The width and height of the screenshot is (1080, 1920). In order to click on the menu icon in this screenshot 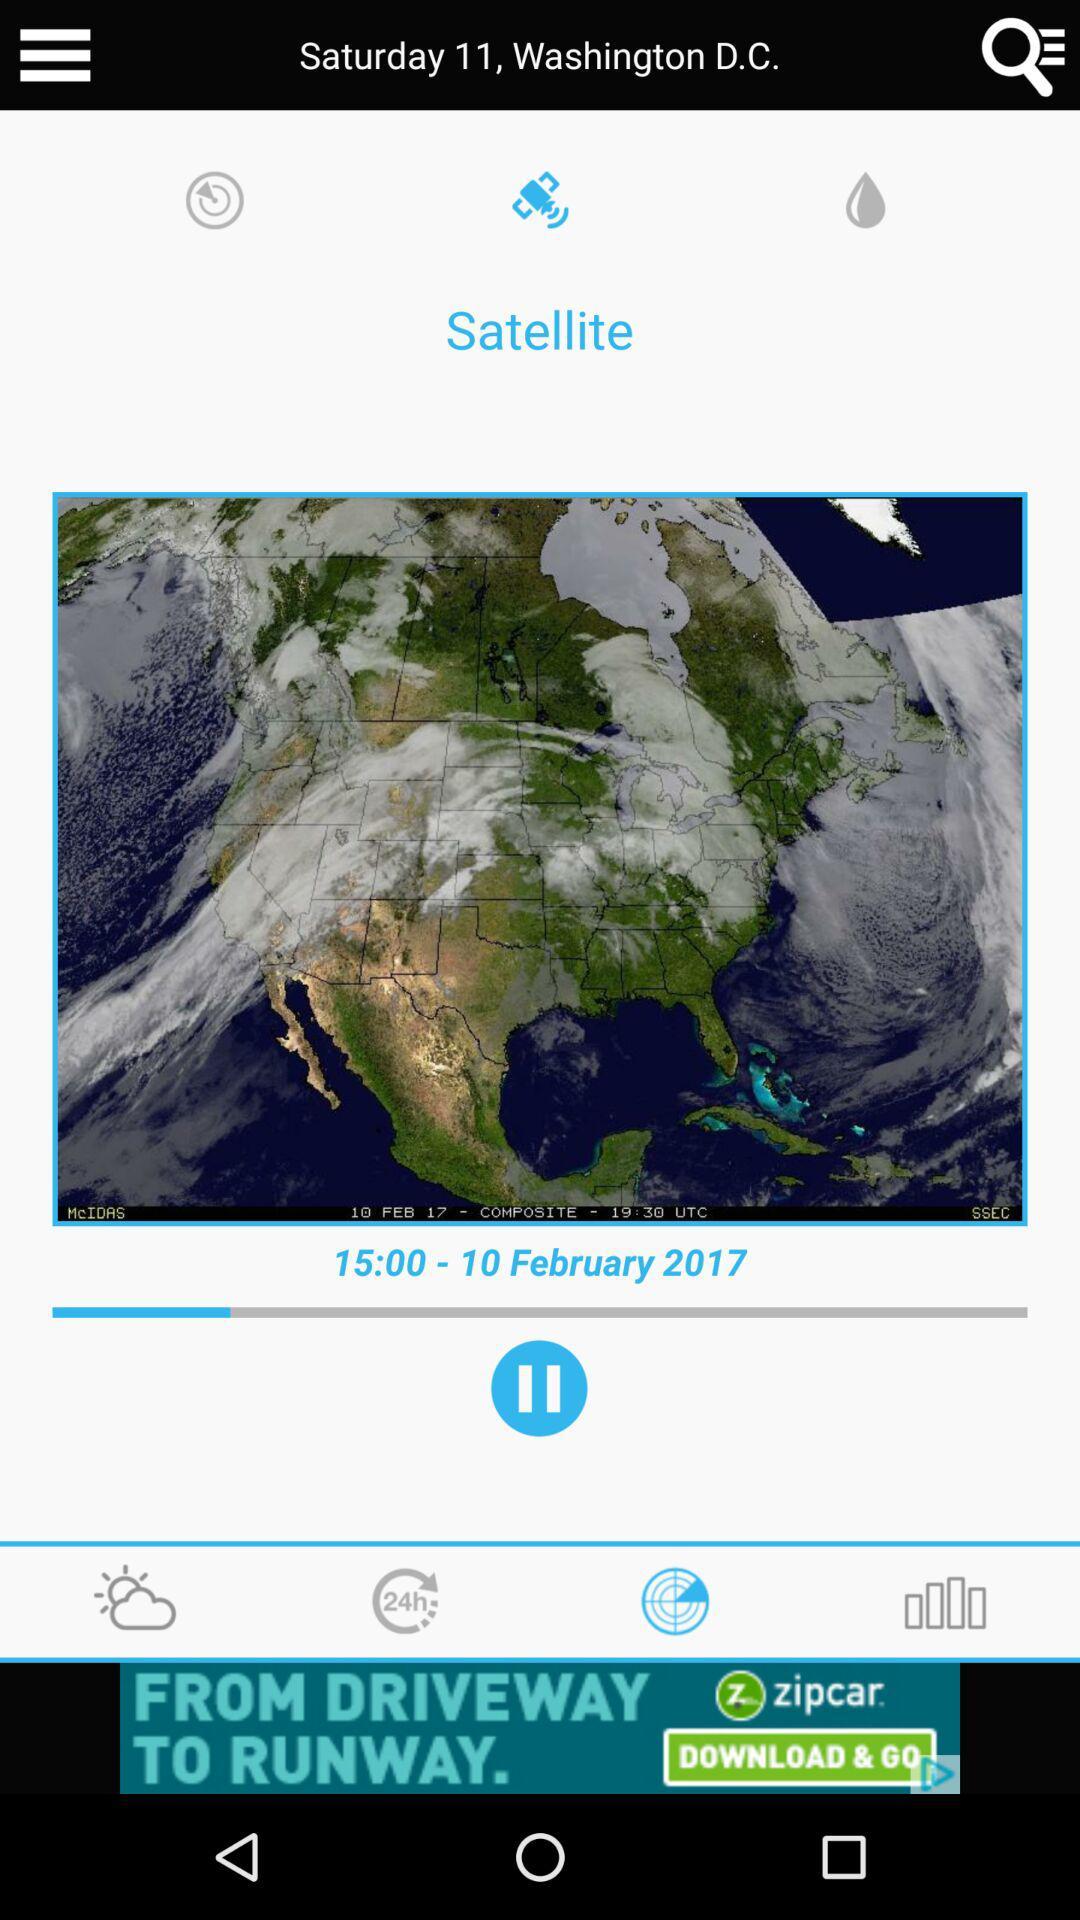, I will do `click(54, 58)`.